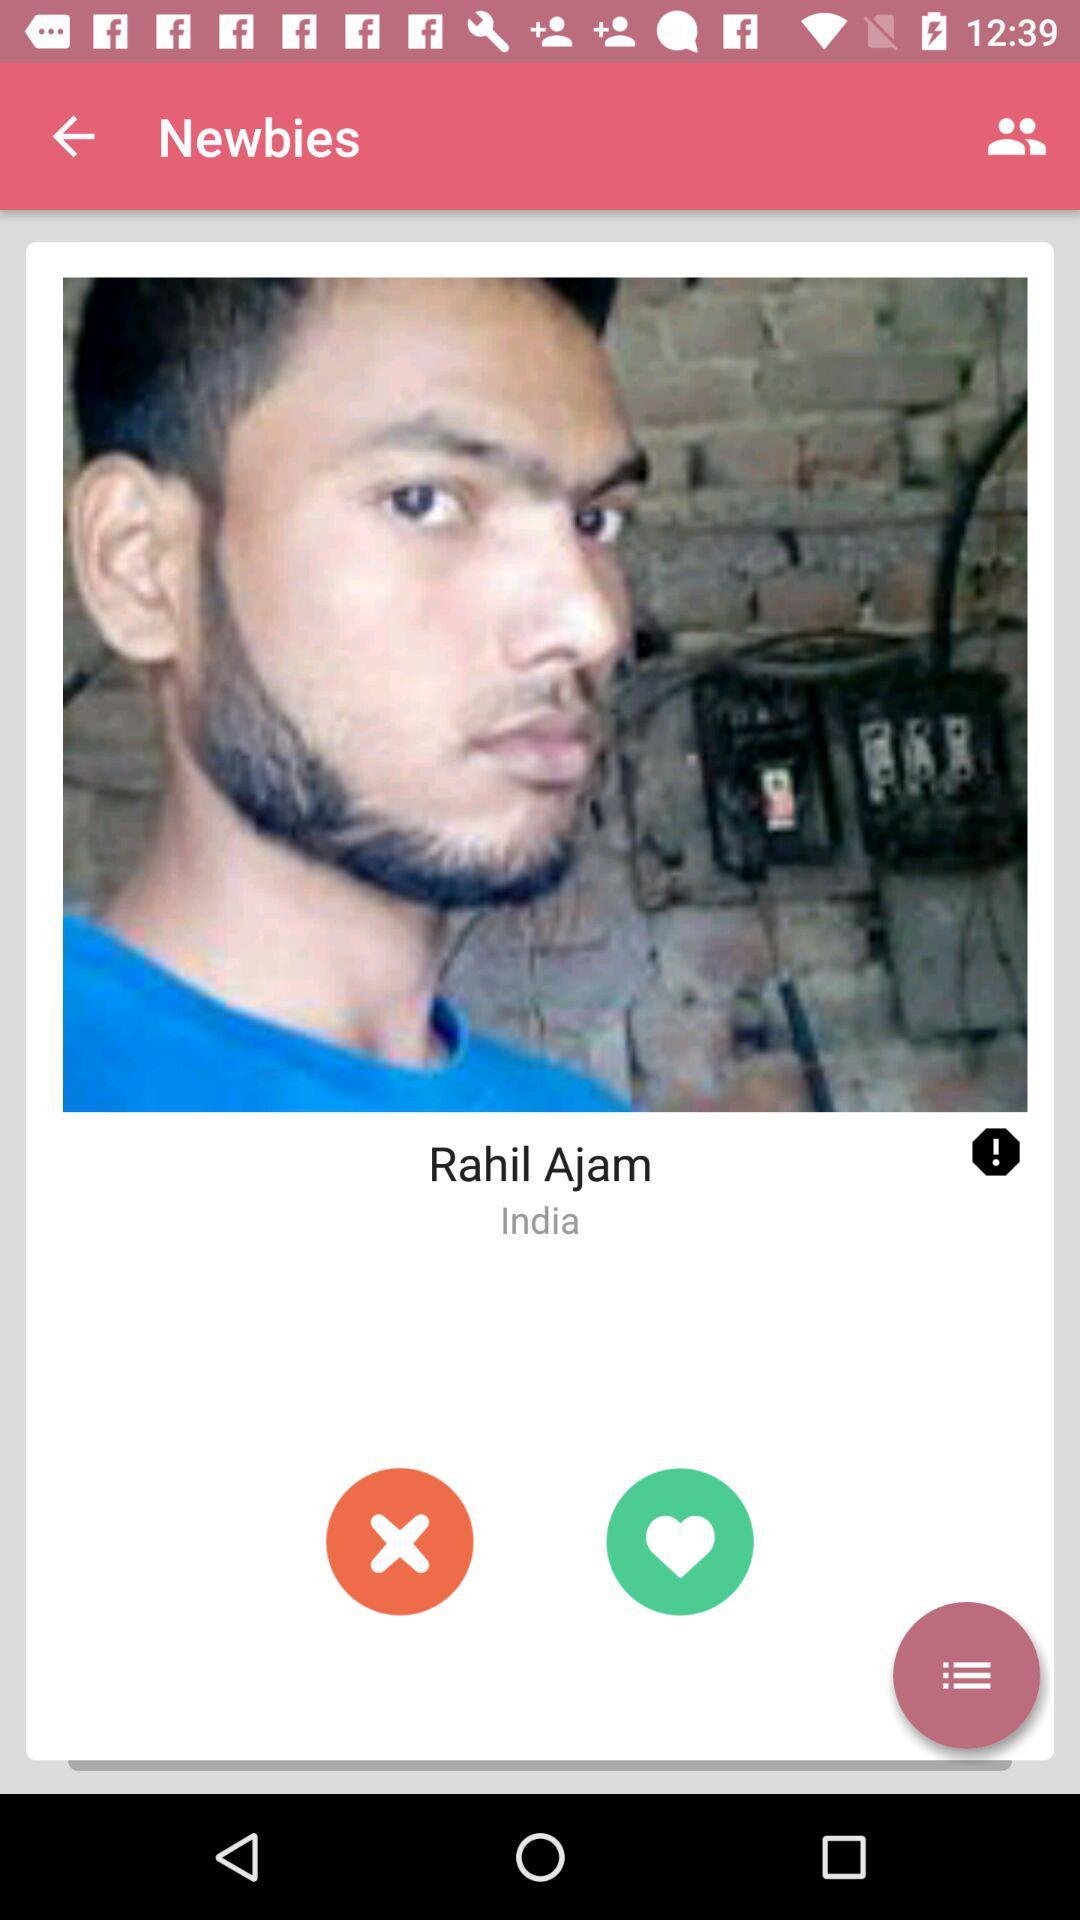 Image resolution: width=1080 pixels, height=1920 pixels. What do you see at coordinates (678, 1540) in the screenshot?
I see `heart reaction` at bounding box center [678, 1540].